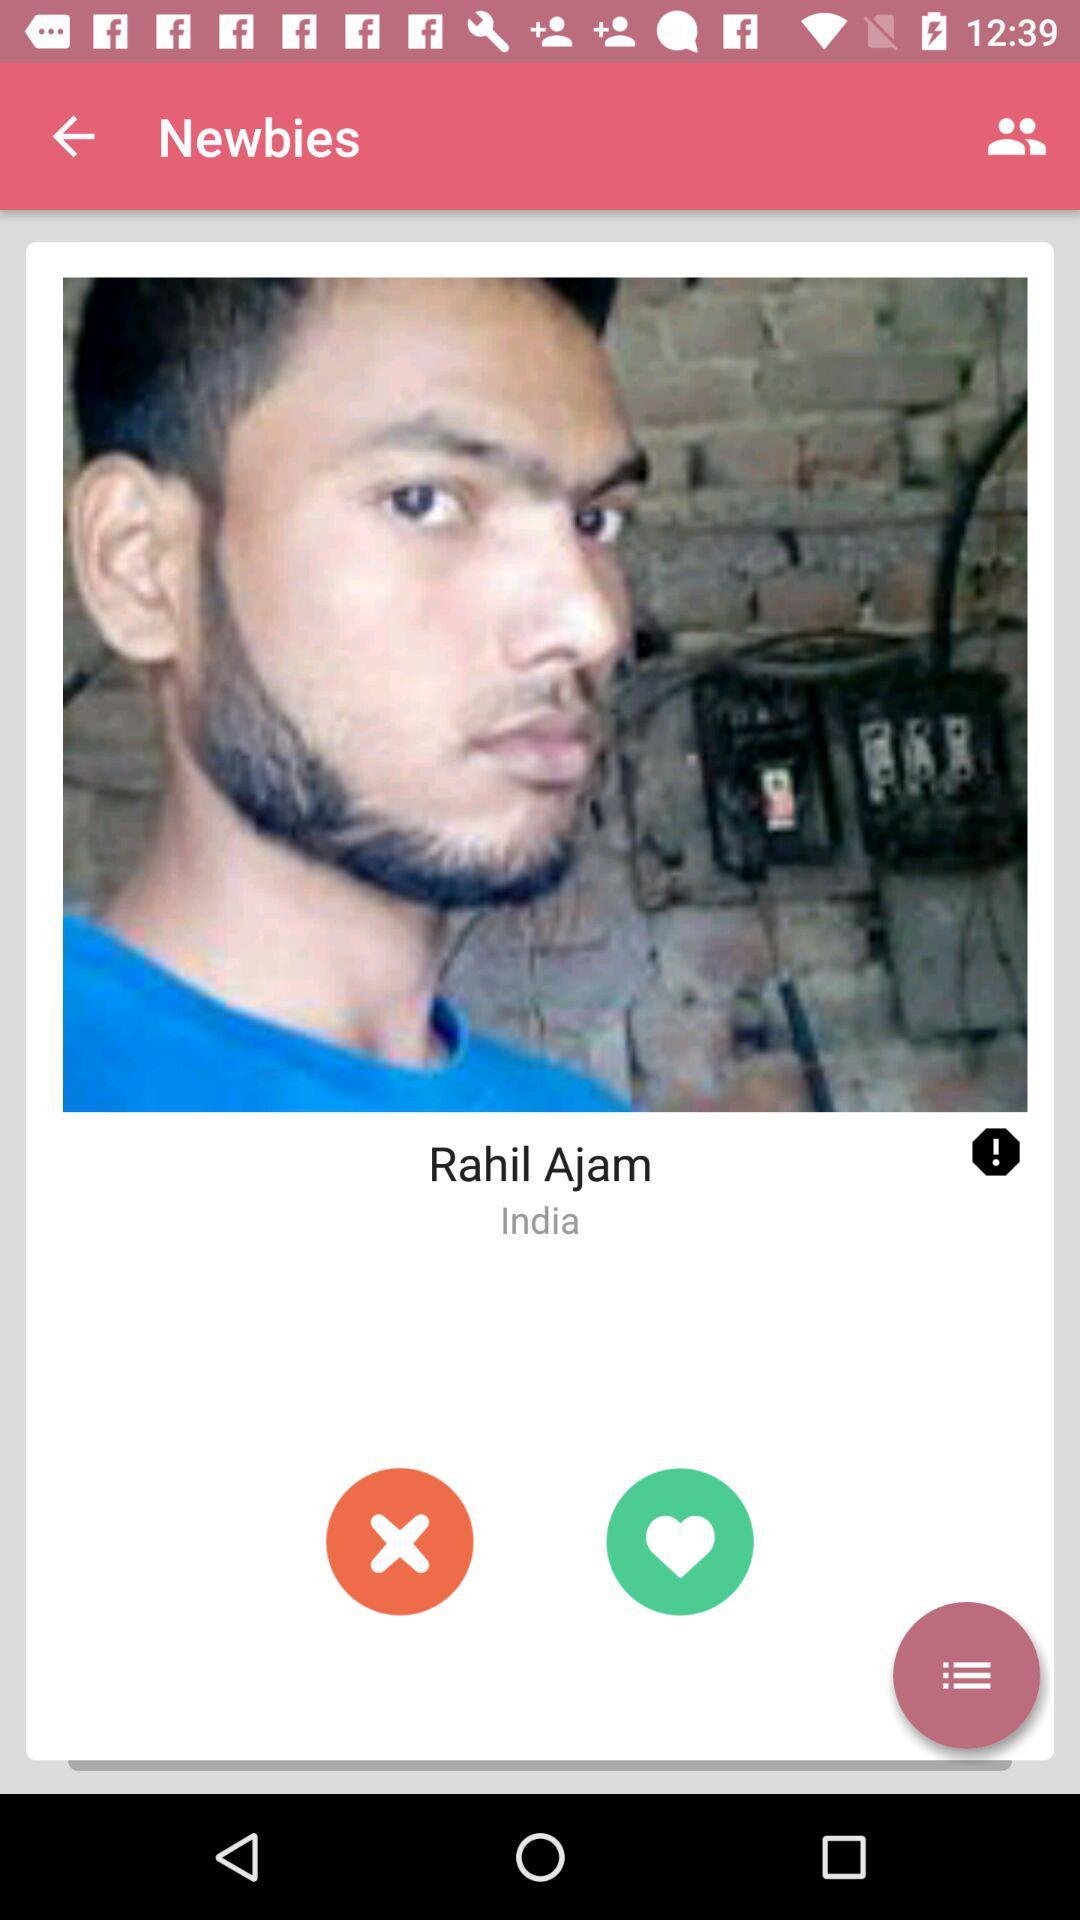 Image resolution: width=1080 pixels, height=1920 pixels. What do you see at coordinates (678, 1540) in the screenshot?
I see `heart reaction` at bounding box center [678, 1540].